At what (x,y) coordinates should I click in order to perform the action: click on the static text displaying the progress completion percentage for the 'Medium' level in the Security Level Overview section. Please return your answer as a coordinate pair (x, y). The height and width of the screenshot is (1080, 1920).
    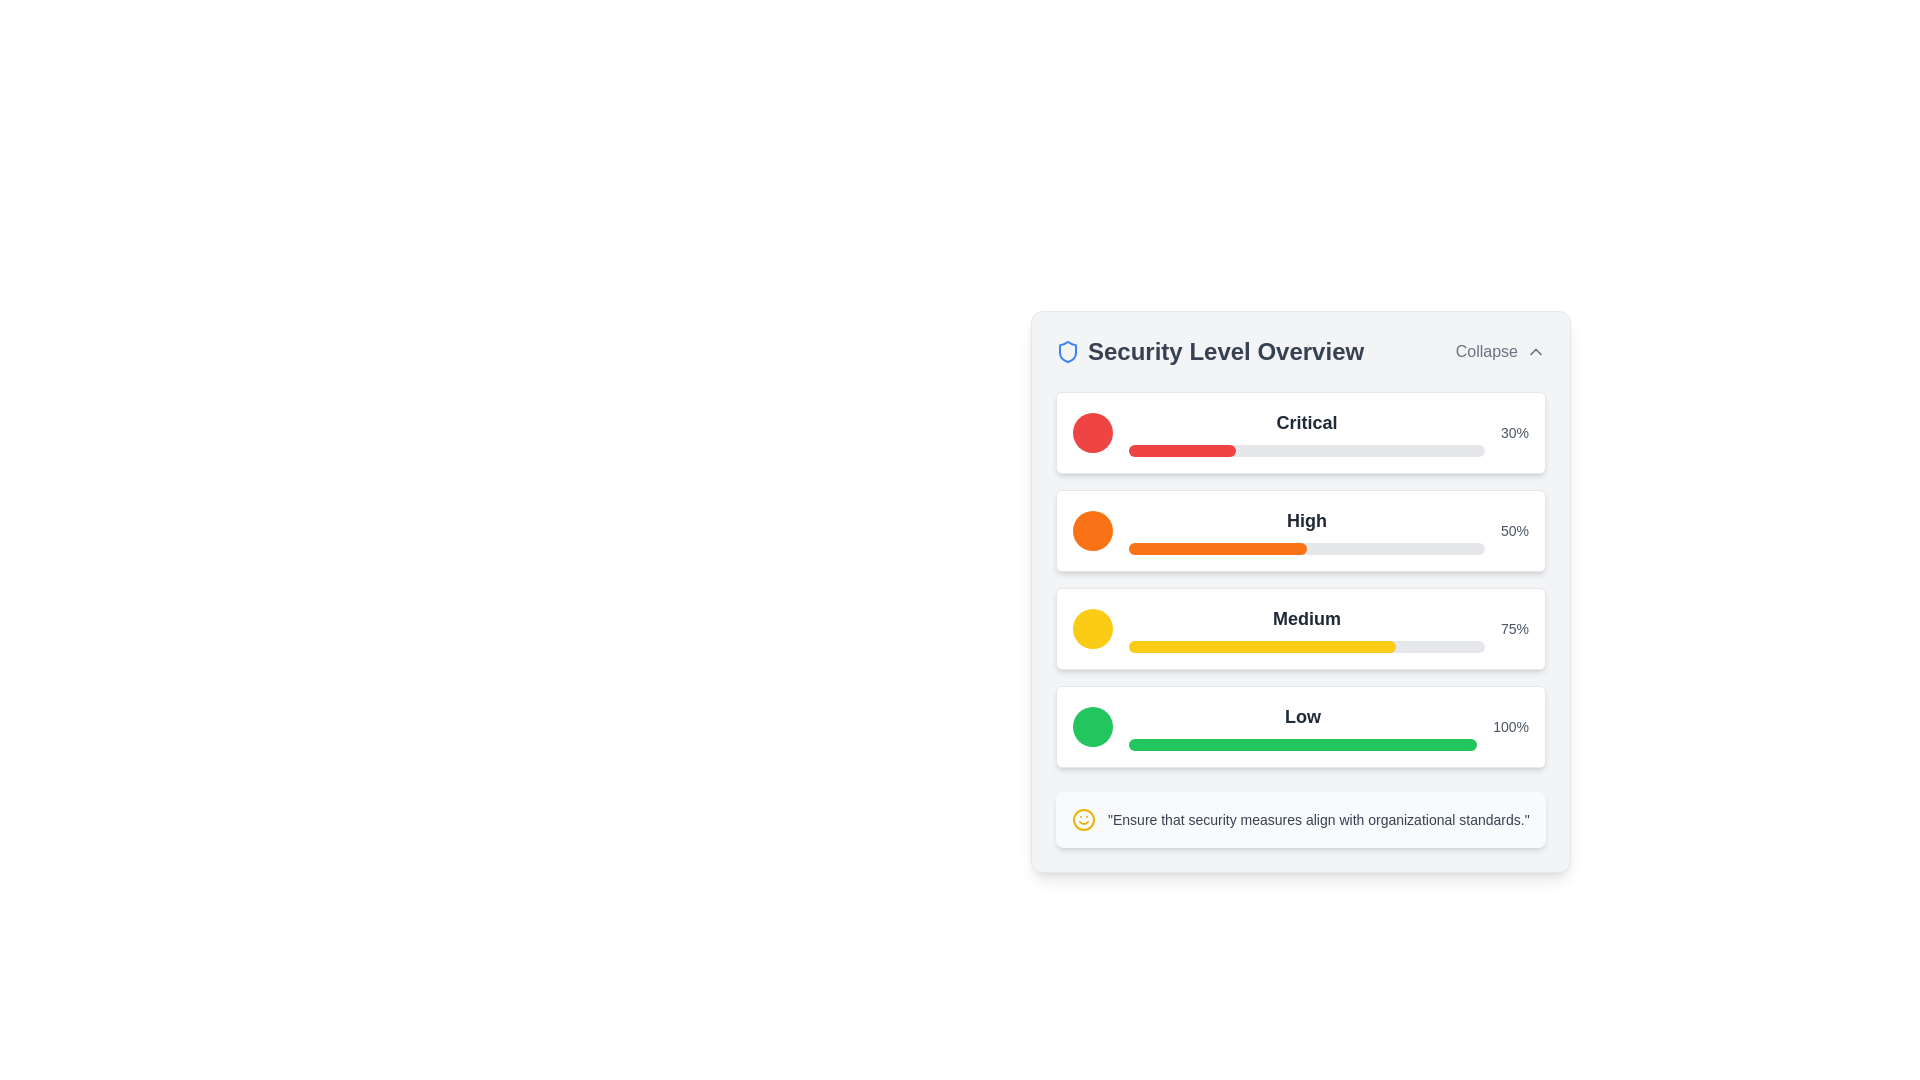
    Looking at the image, I should click on (1515, 627).